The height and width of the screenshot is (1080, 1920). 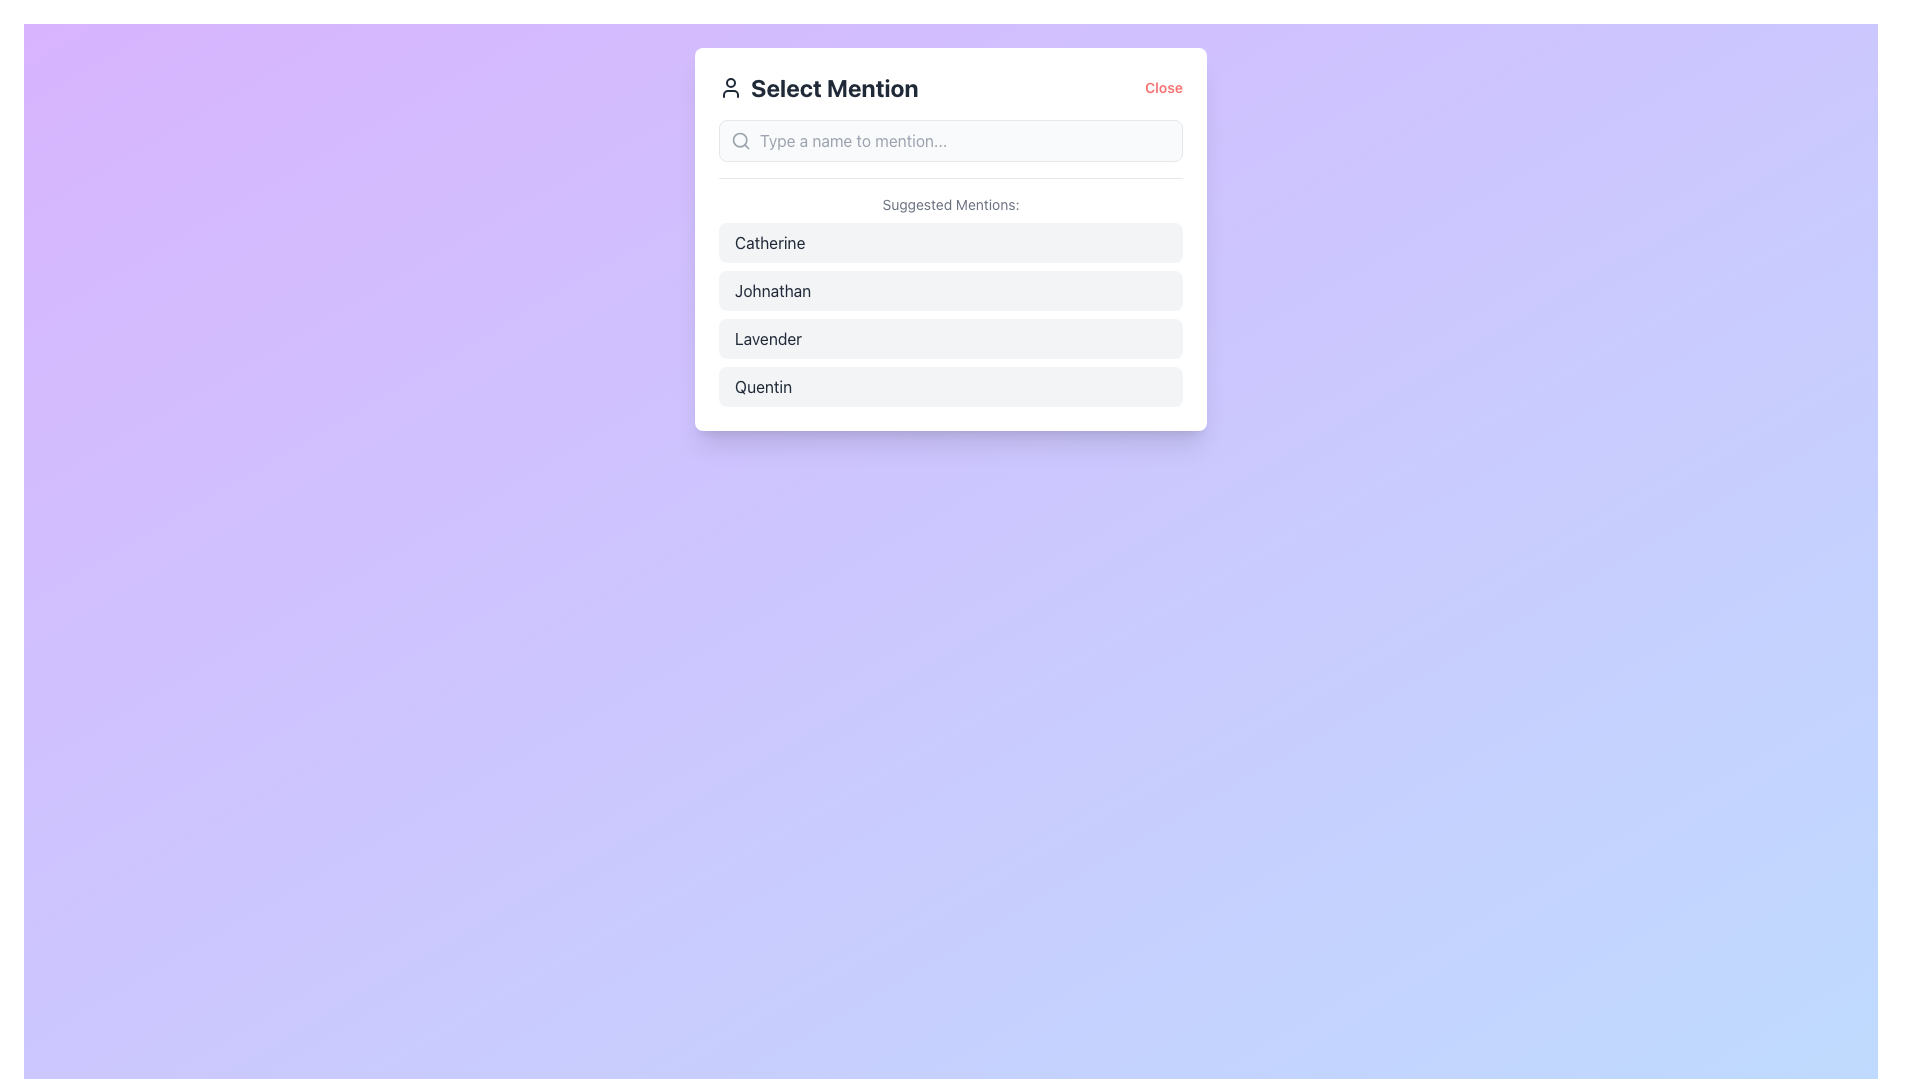 What do you see at coordinates (729, 87) in the screenshot?
I see `the user icon located at the top left of the modal interface, which is represented in a minimalist outline style` at bounding box center [729, 87].